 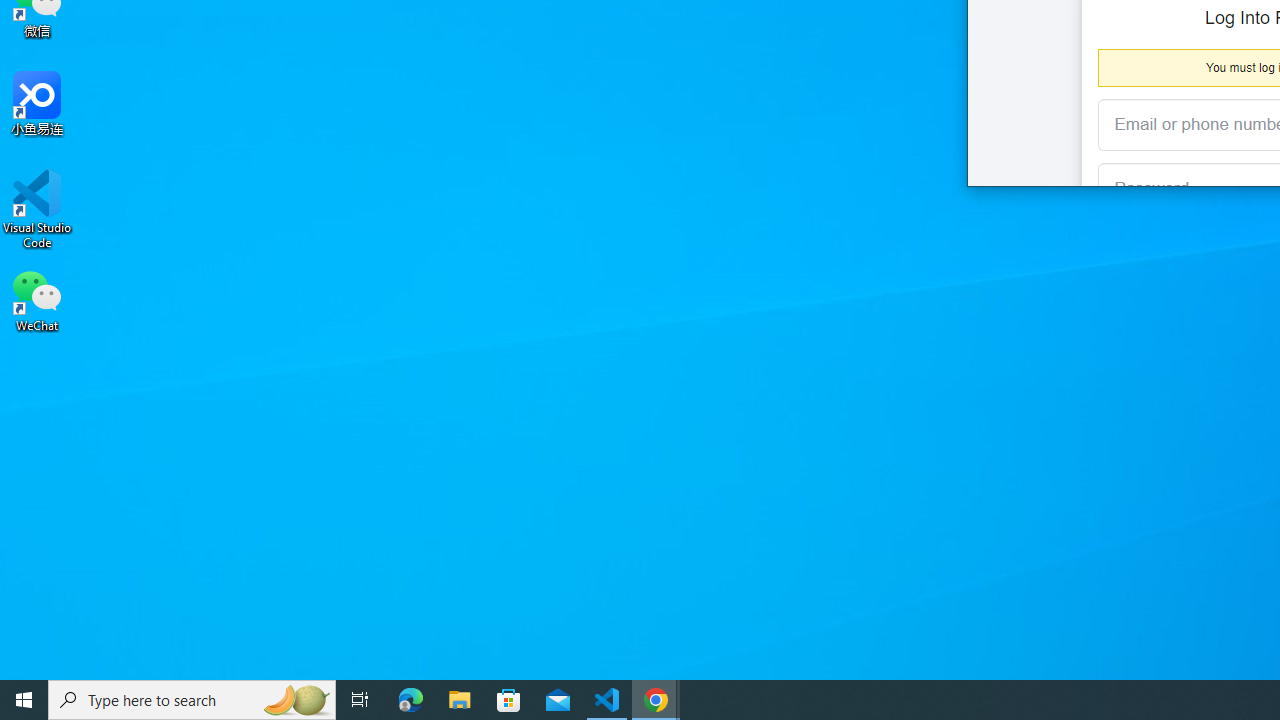 What do you see at coordinates (606, 698) in the screenshot?
I see `'Visual Studio Code - 1 running window'` at bounding box center [606, 698].